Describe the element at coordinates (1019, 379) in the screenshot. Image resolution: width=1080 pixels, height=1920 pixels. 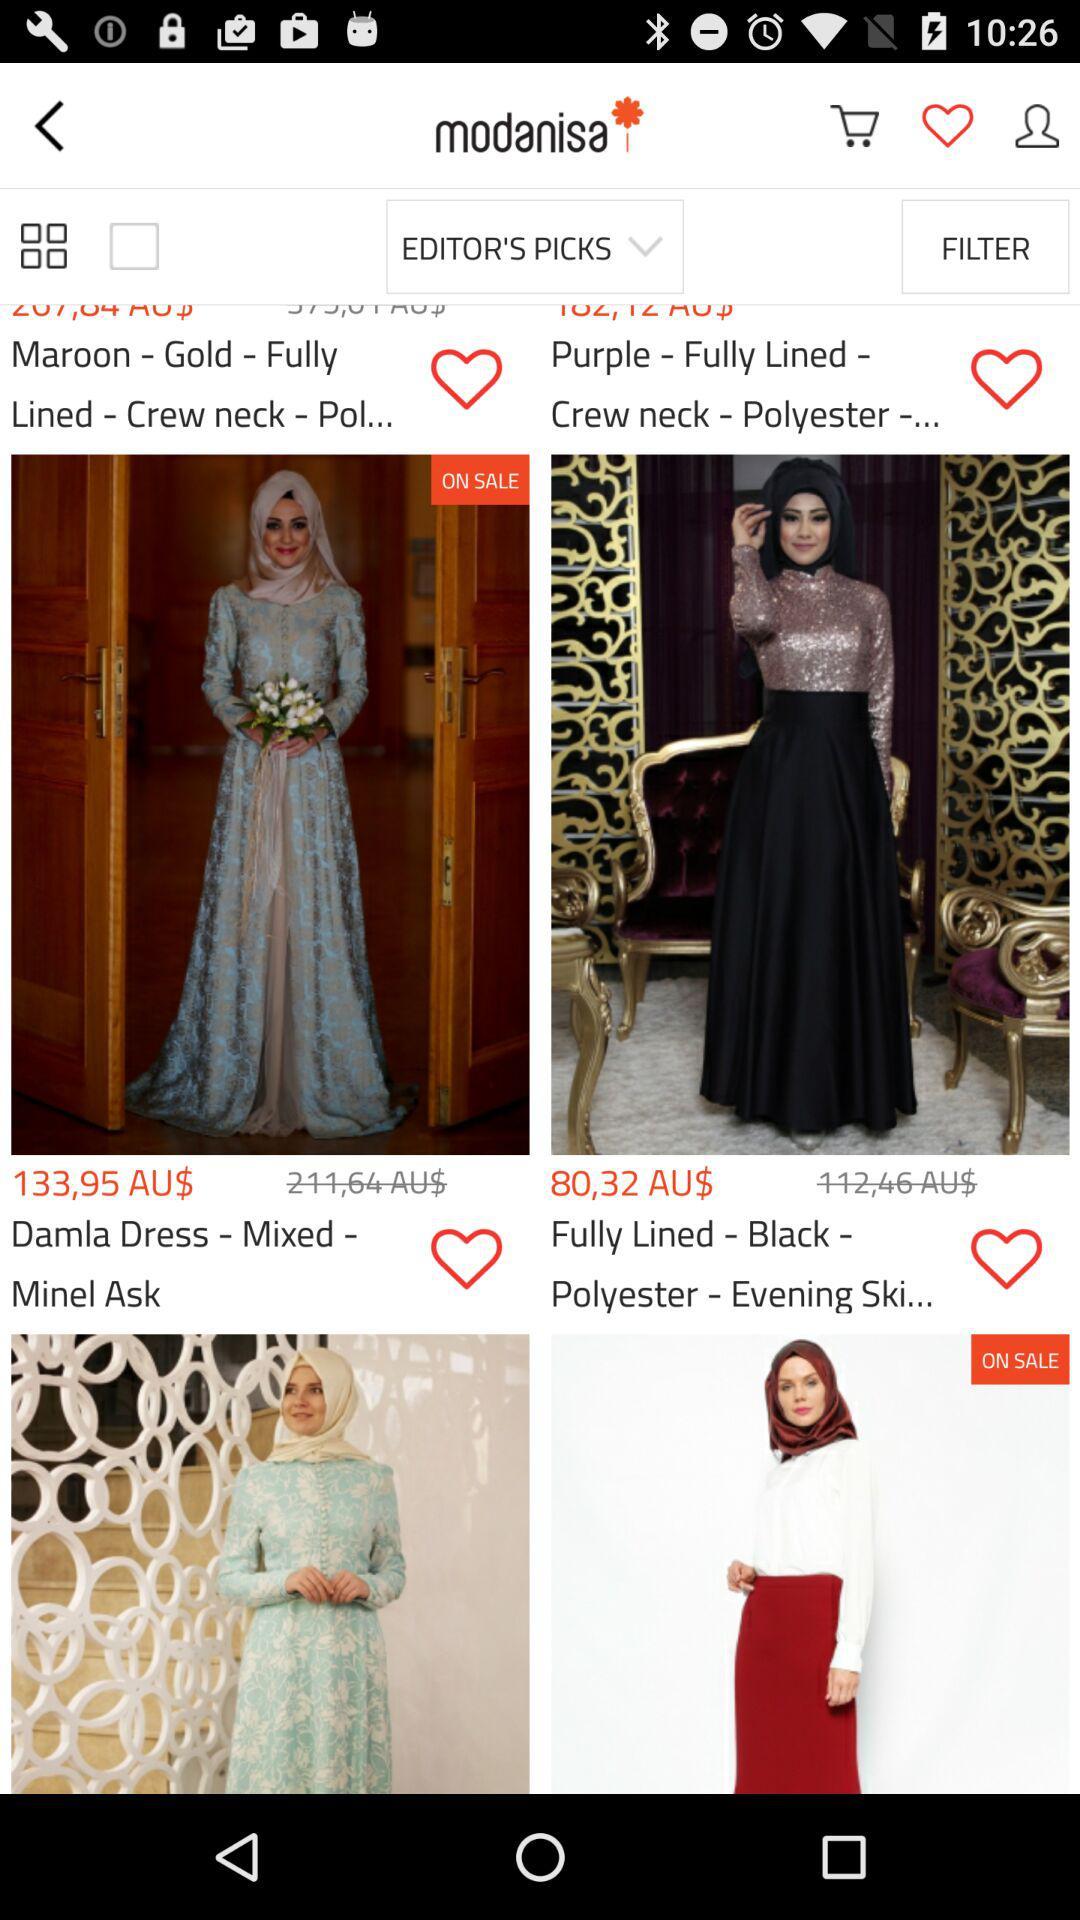
I see `the product in the favorite list` at that location.